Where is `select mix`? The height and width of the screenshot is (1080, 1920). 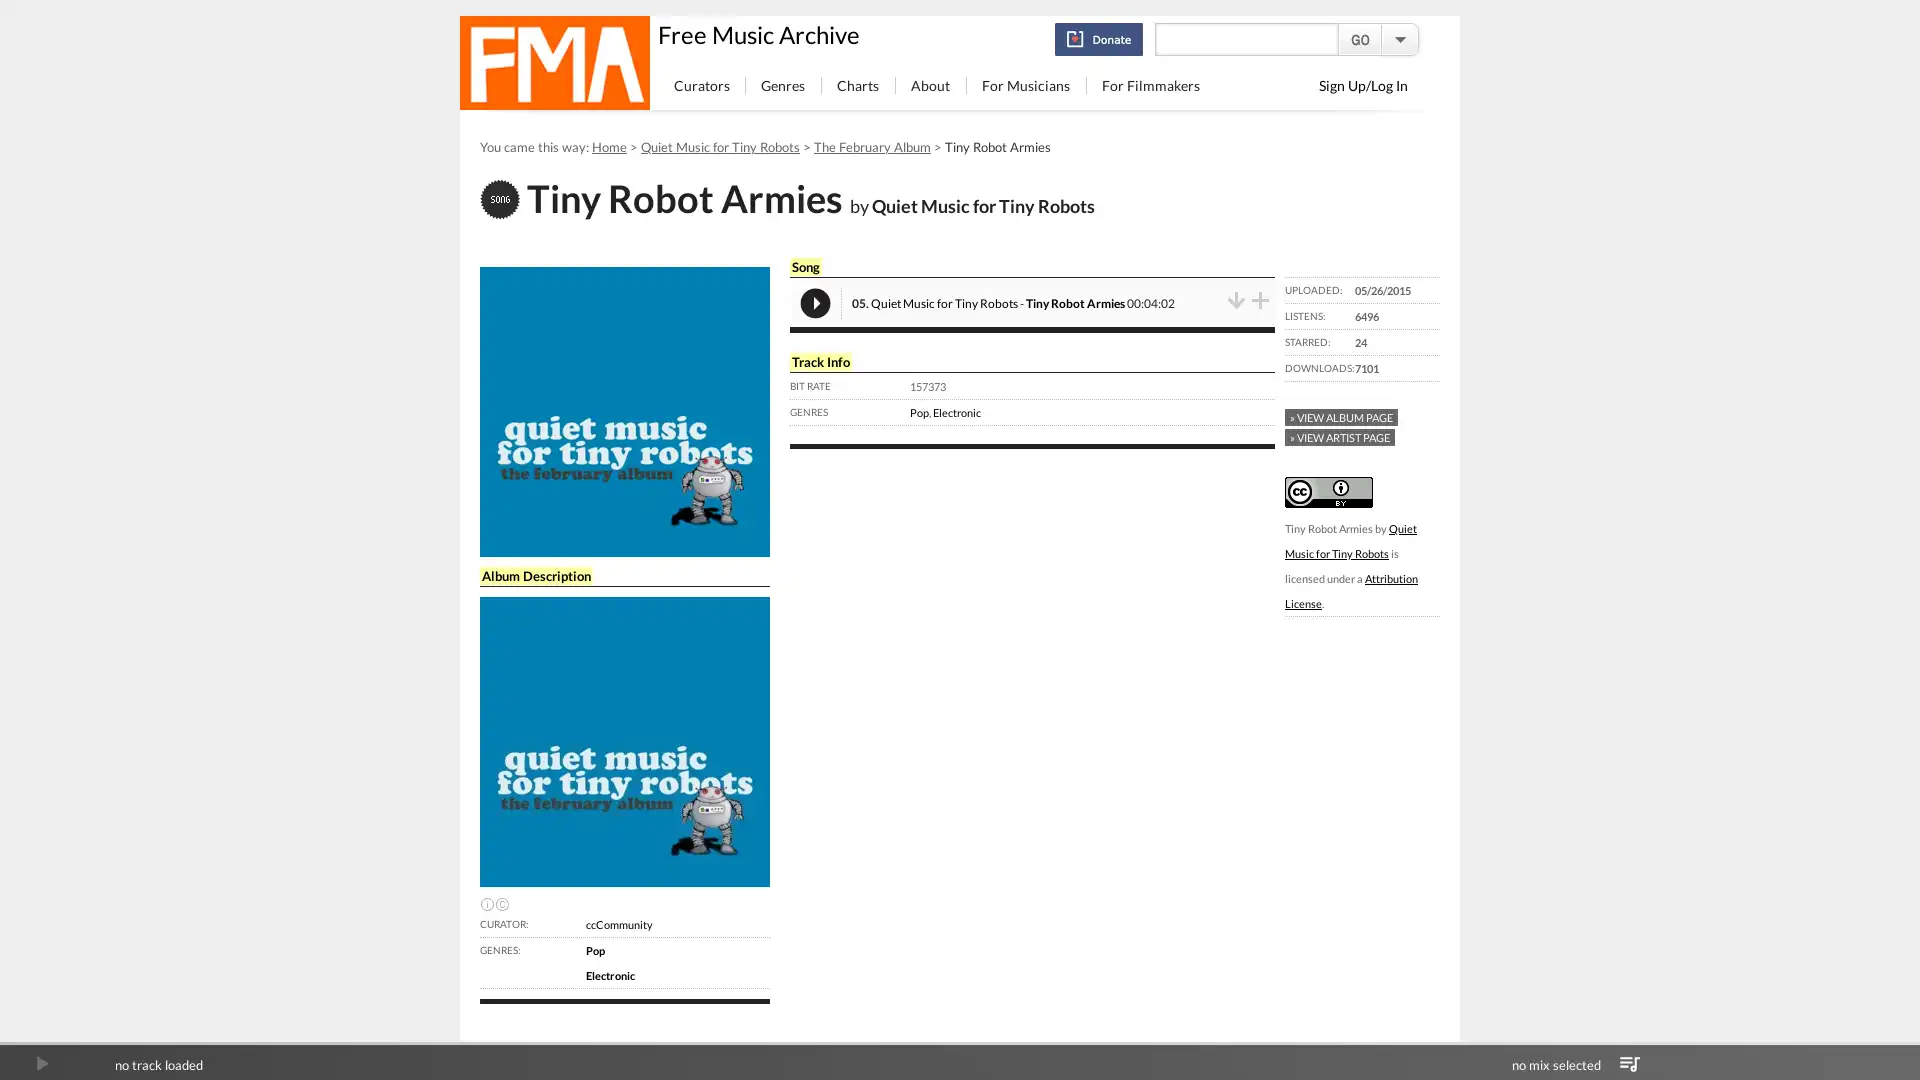
select mix is located at coordinates (1629, 1063).